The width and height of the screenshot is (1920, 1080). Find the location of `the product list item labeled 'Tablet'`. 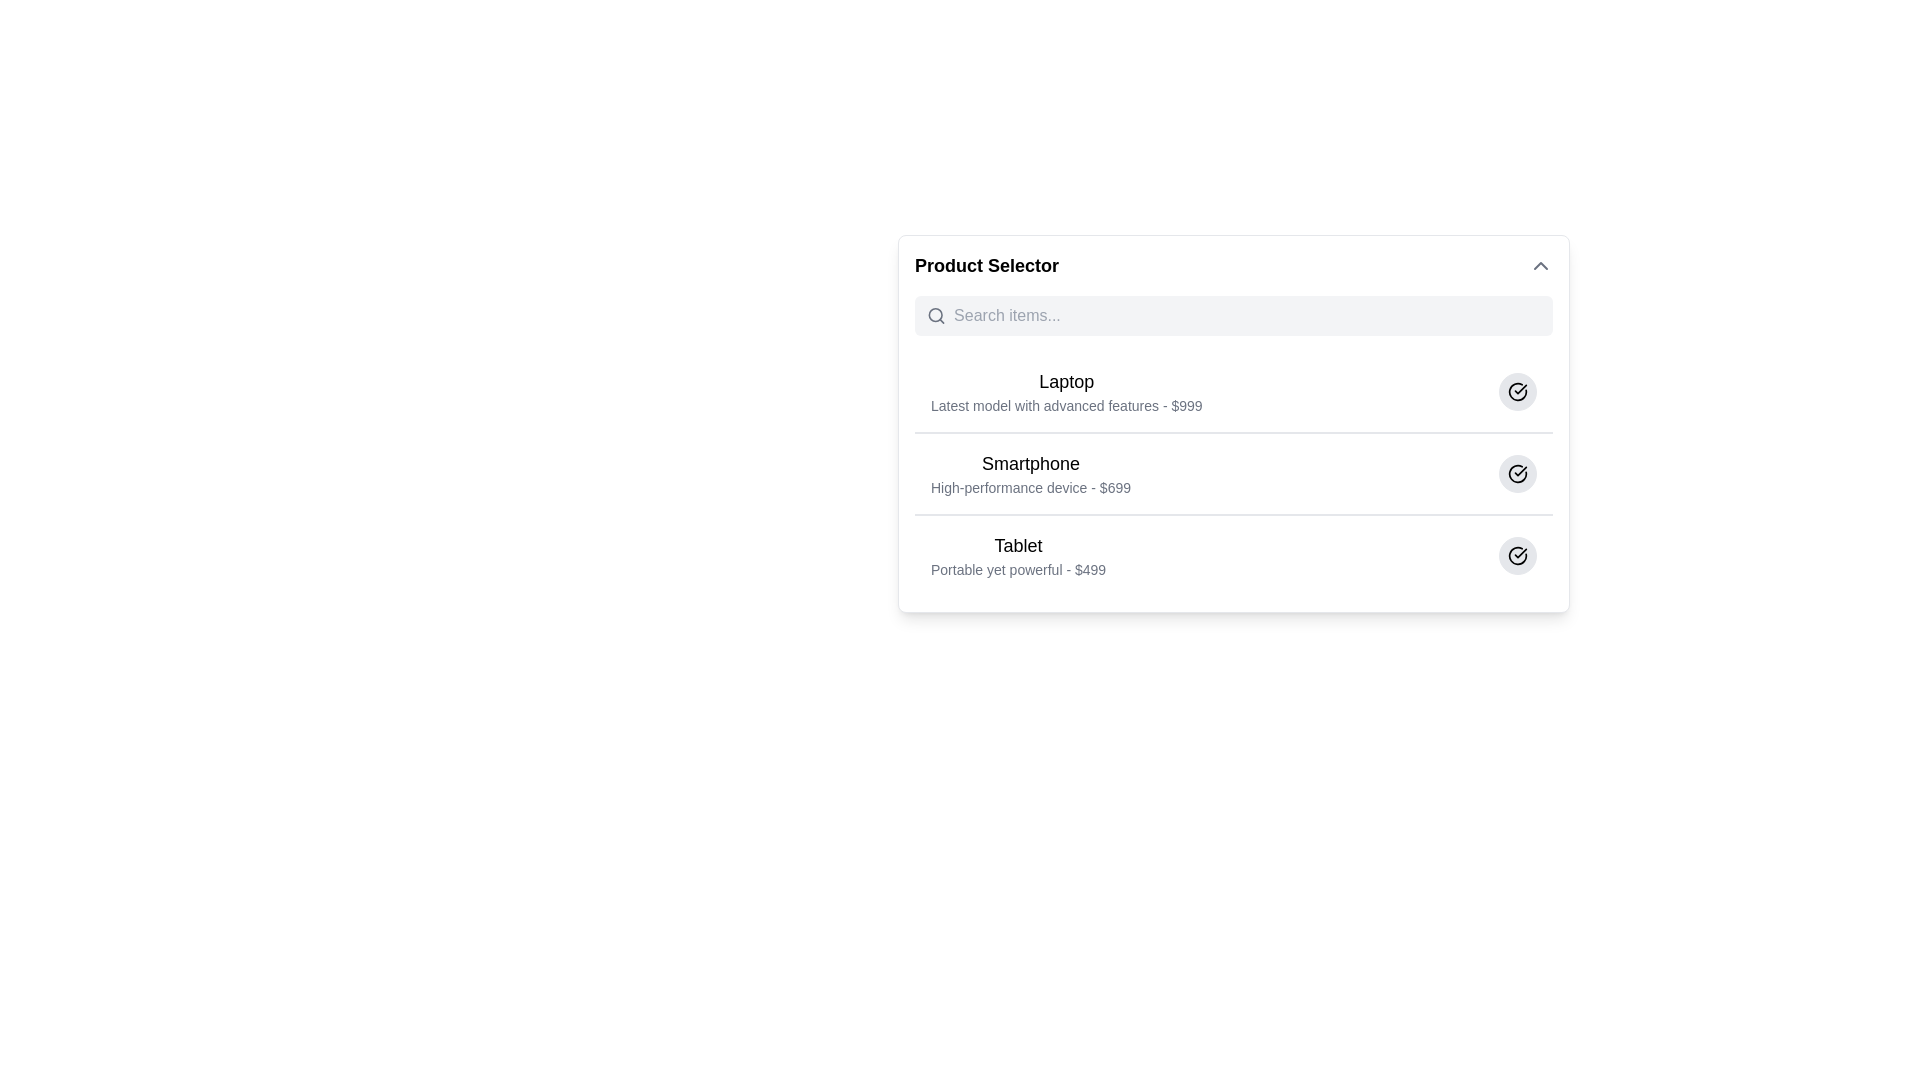

the product list item labeled 'Tablet' is located at coordinates (1232, 555).